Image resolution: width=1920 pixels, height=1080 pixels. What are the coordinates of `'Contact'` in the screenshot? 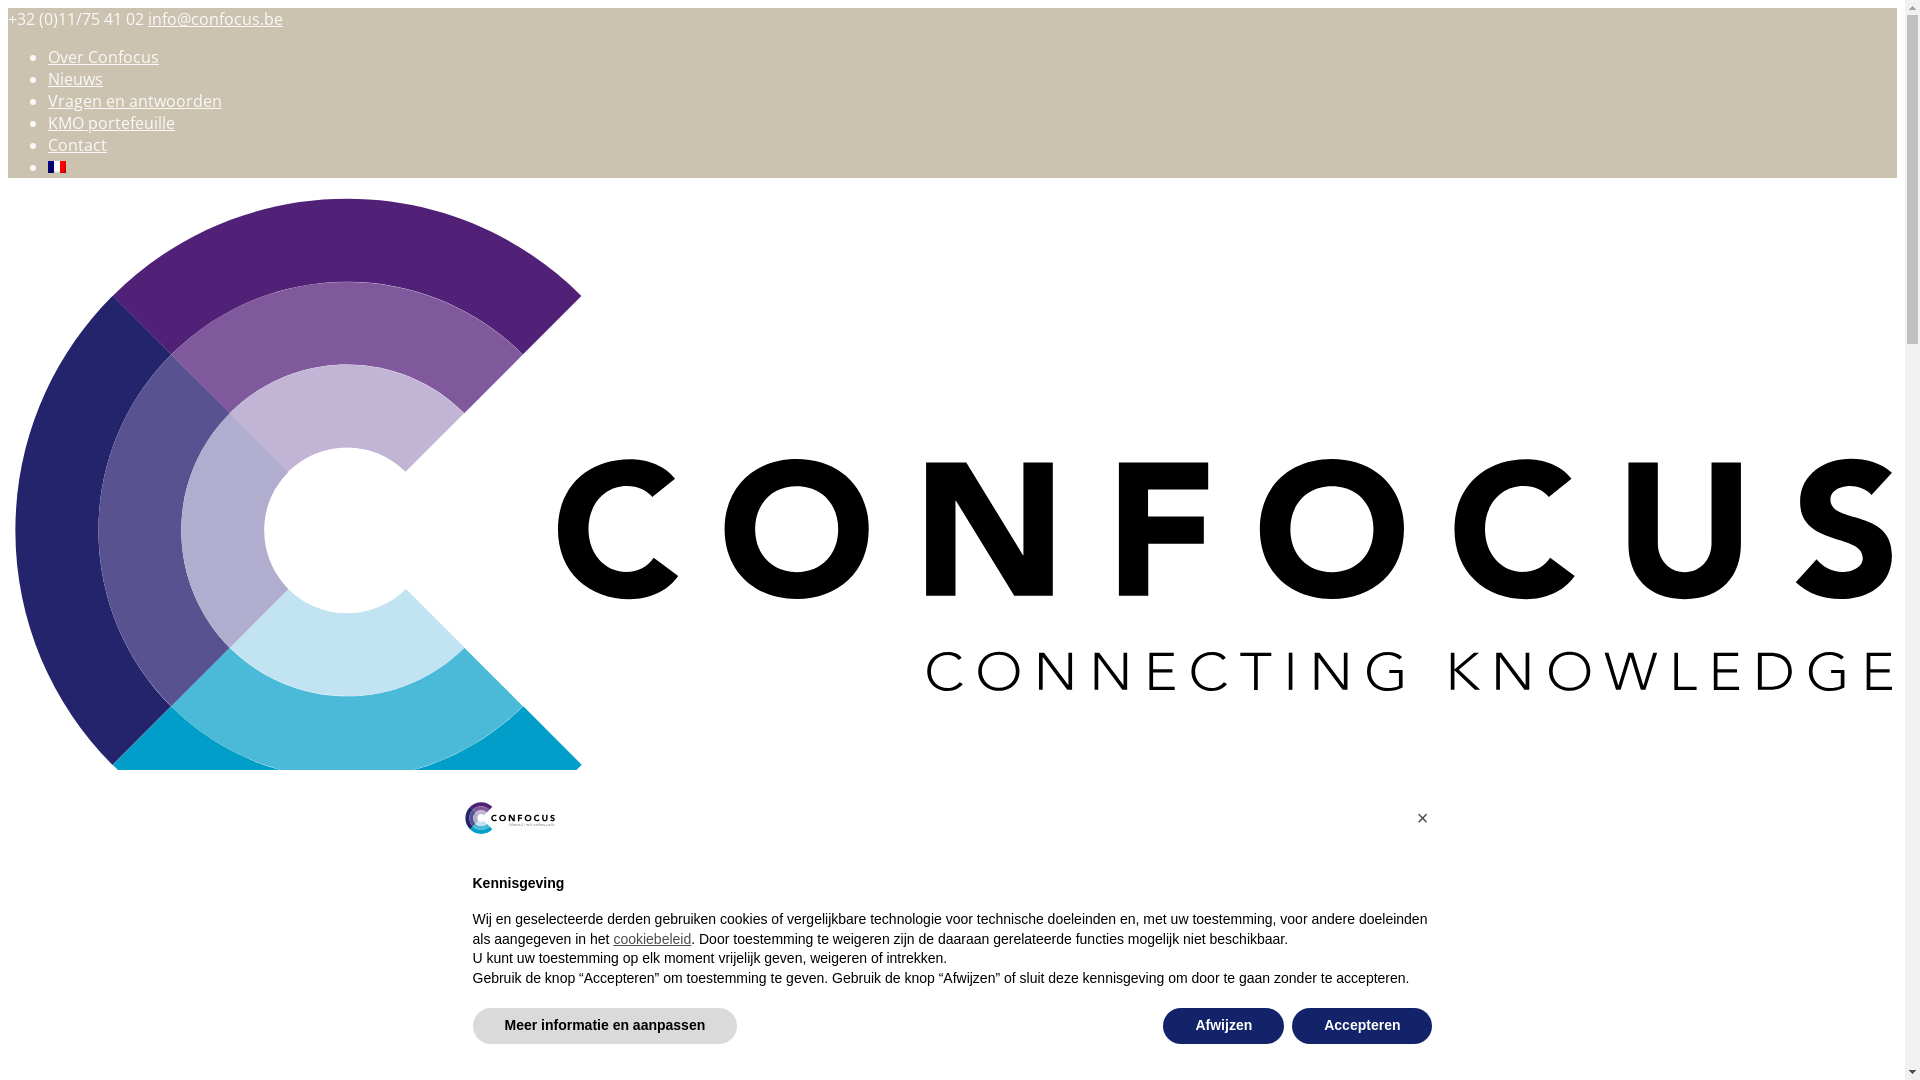 It's located at (77, 144).